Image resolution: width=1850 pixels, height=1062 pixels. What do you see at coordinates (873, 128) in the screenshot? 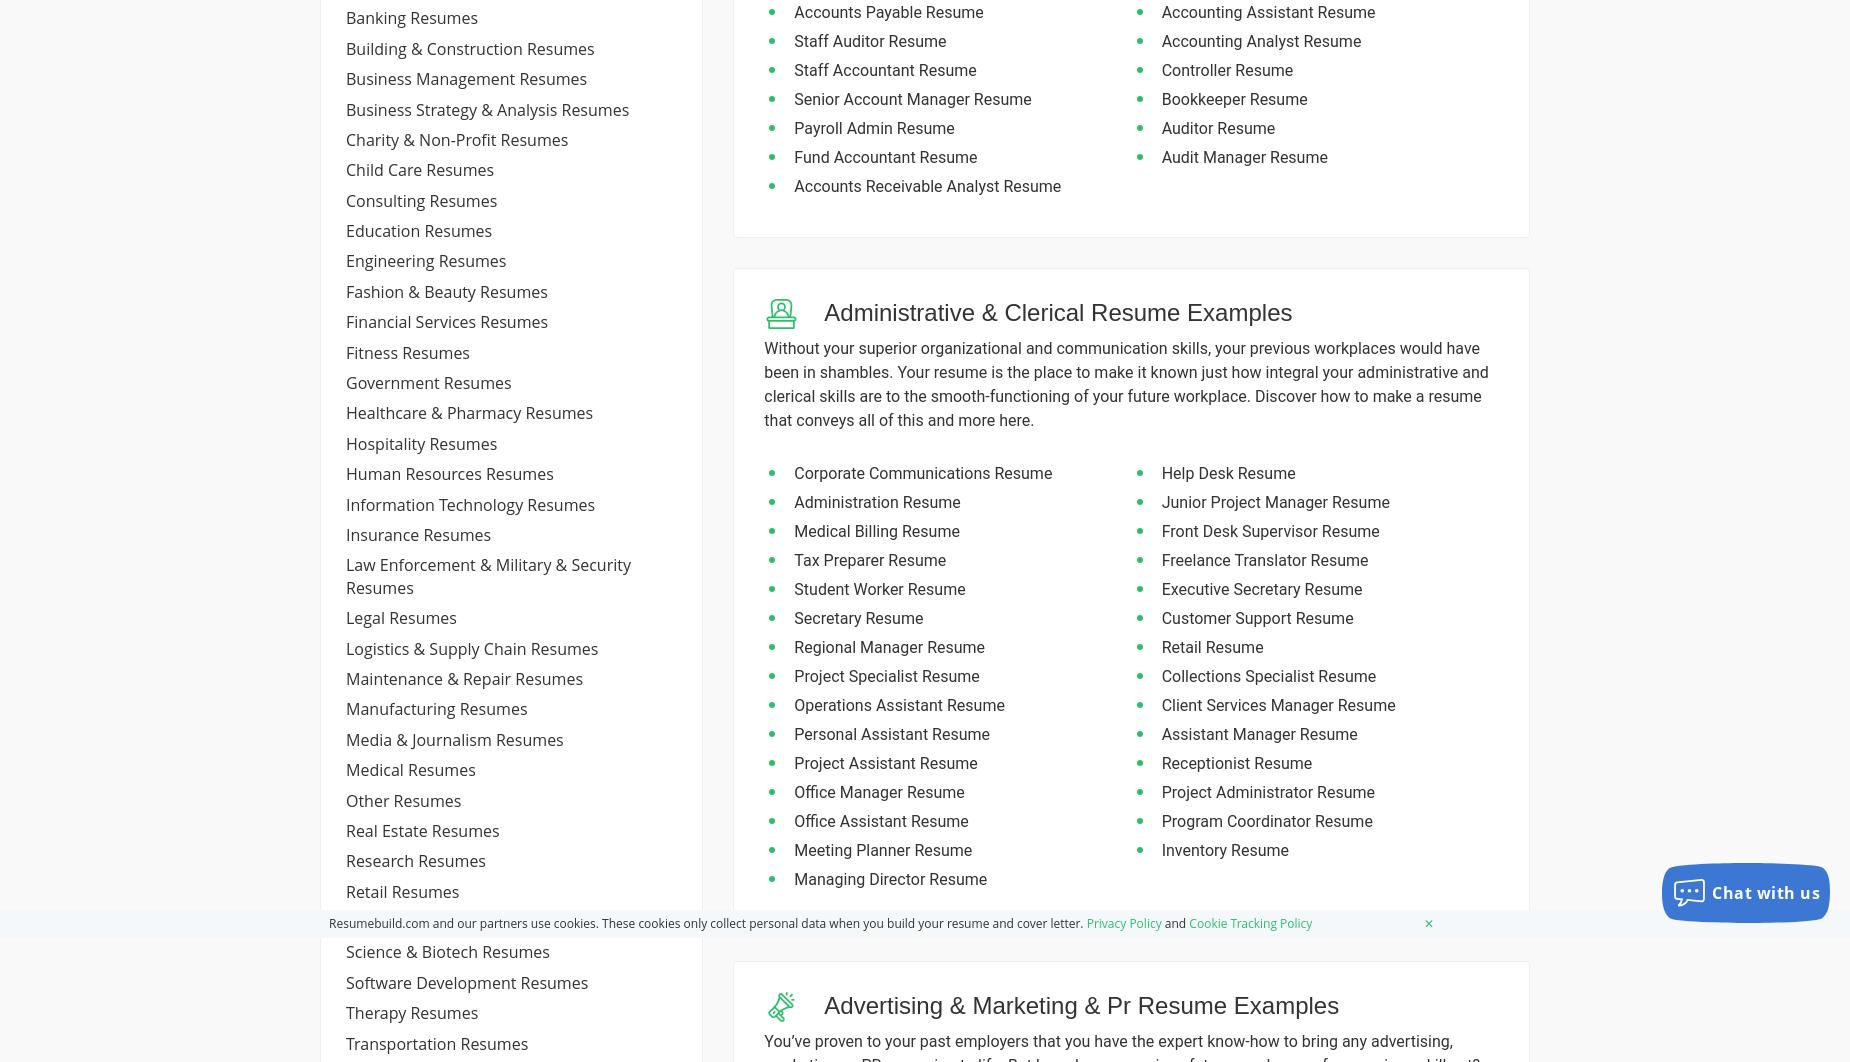
I see `'Payroll Admin Resume'` at bounding box center [873, 128].